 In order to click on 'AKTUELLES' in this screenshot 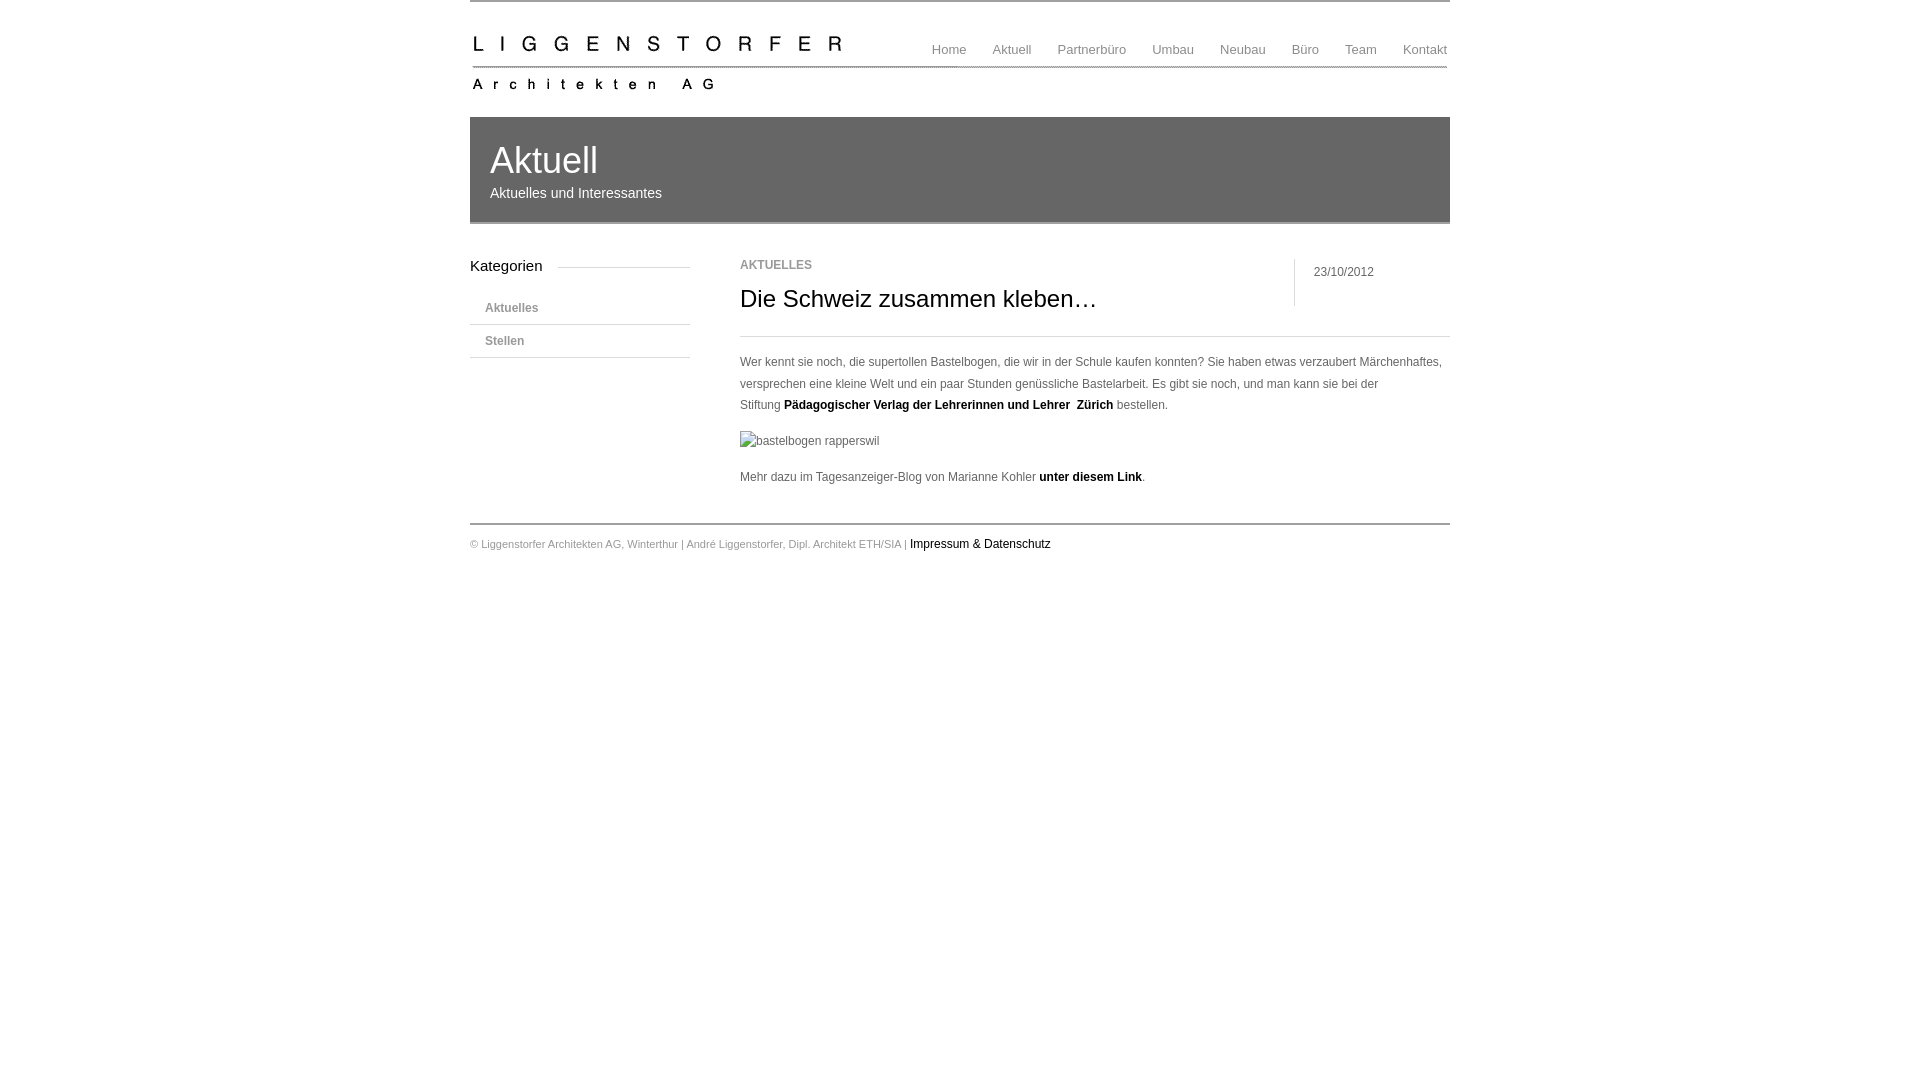, I will do `click(775, 264)`.